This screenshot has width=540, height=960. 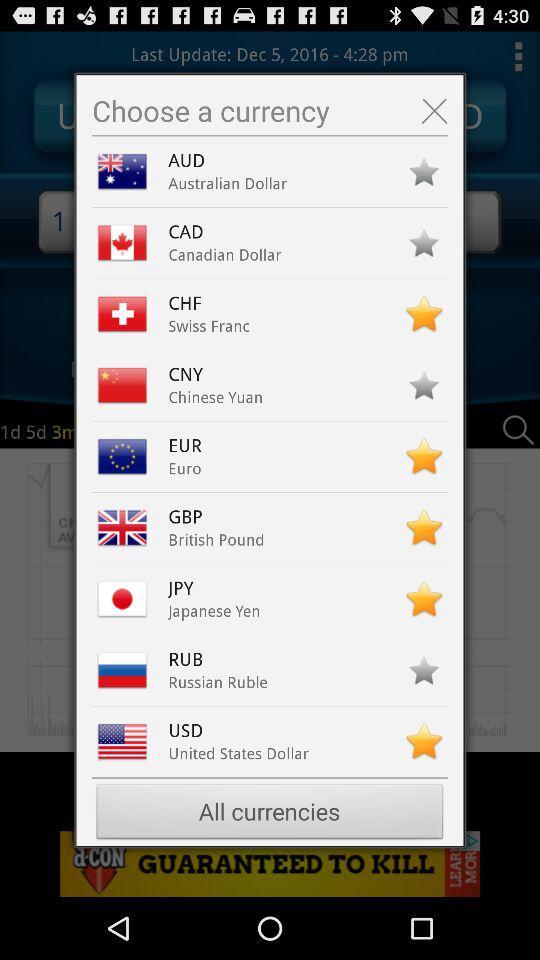 What do you see at coordinates (224, 254) in the screenshot?
I see `canadian dollar item` at bounding box center [224, 254].